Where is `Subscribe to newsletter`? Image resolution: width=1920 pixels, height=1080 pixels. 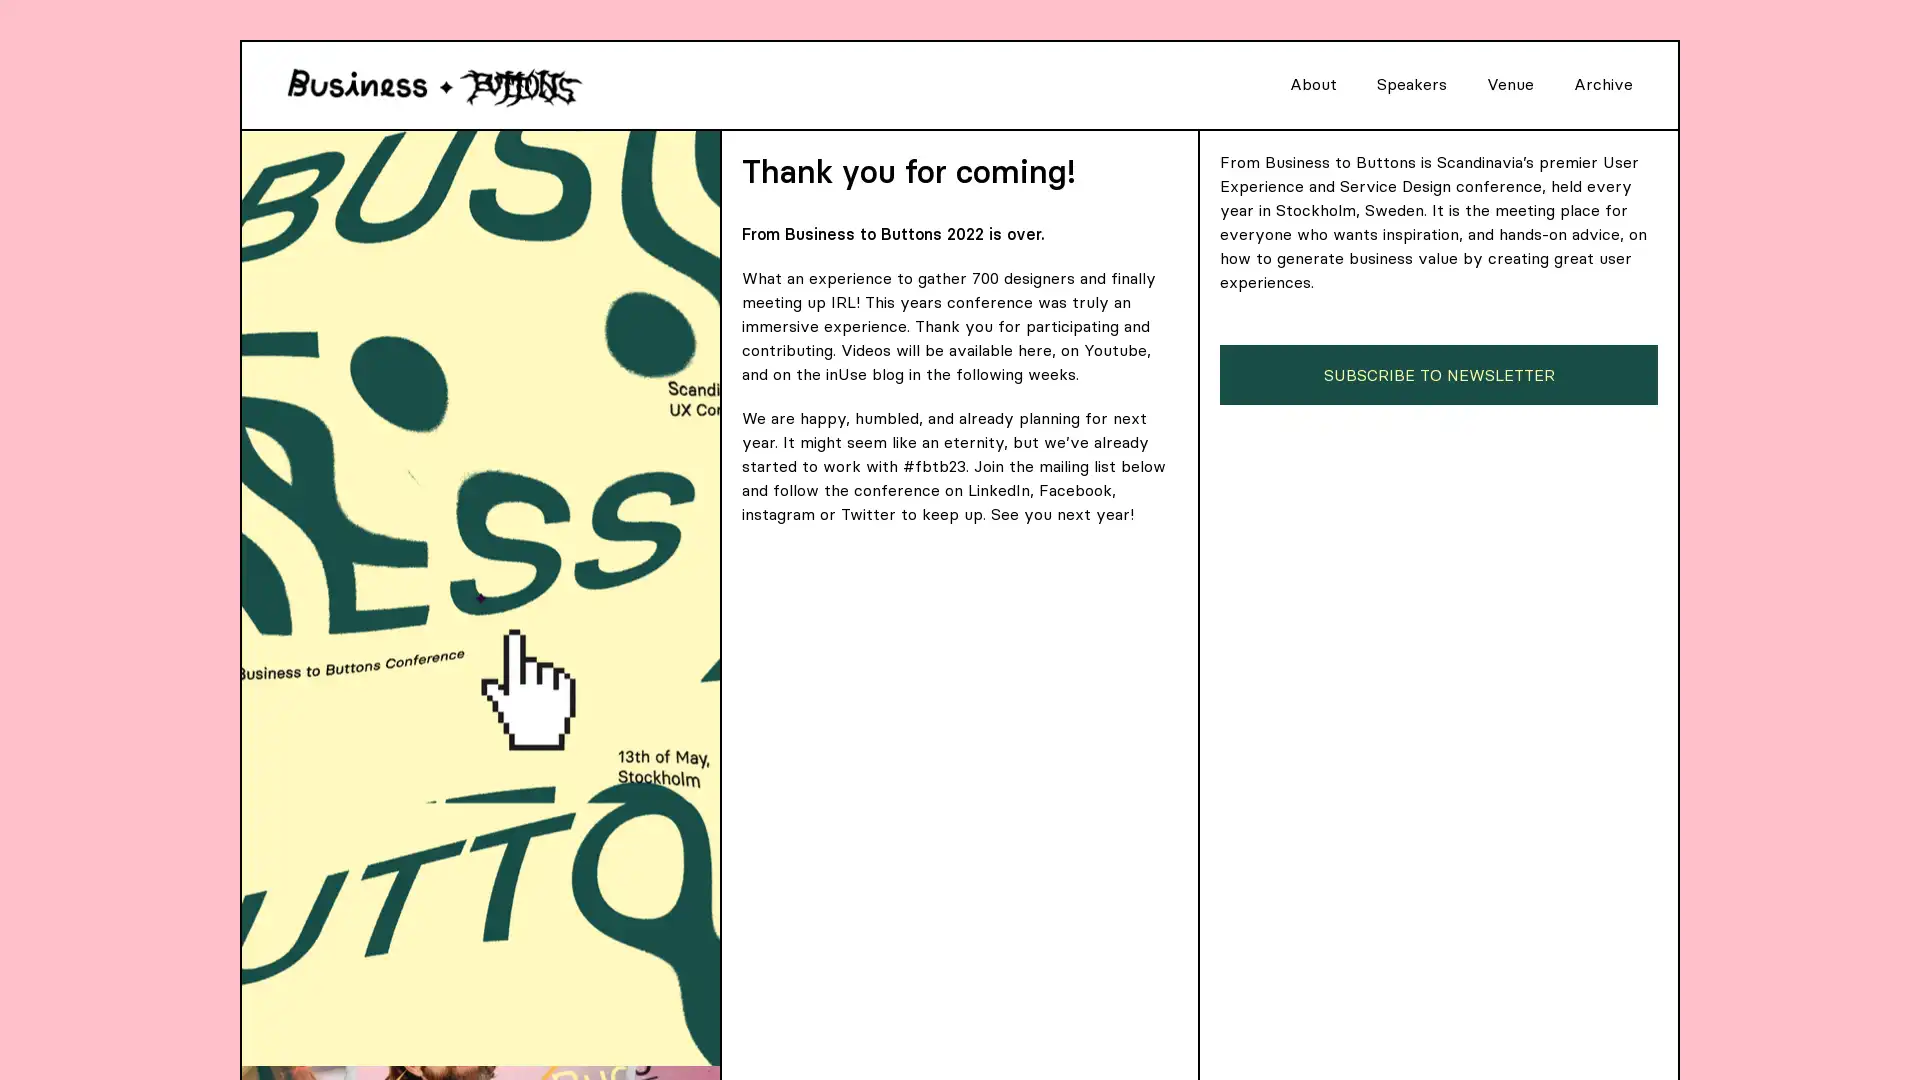 Subscribe to newsletter is located at coordinates (1438, 374).